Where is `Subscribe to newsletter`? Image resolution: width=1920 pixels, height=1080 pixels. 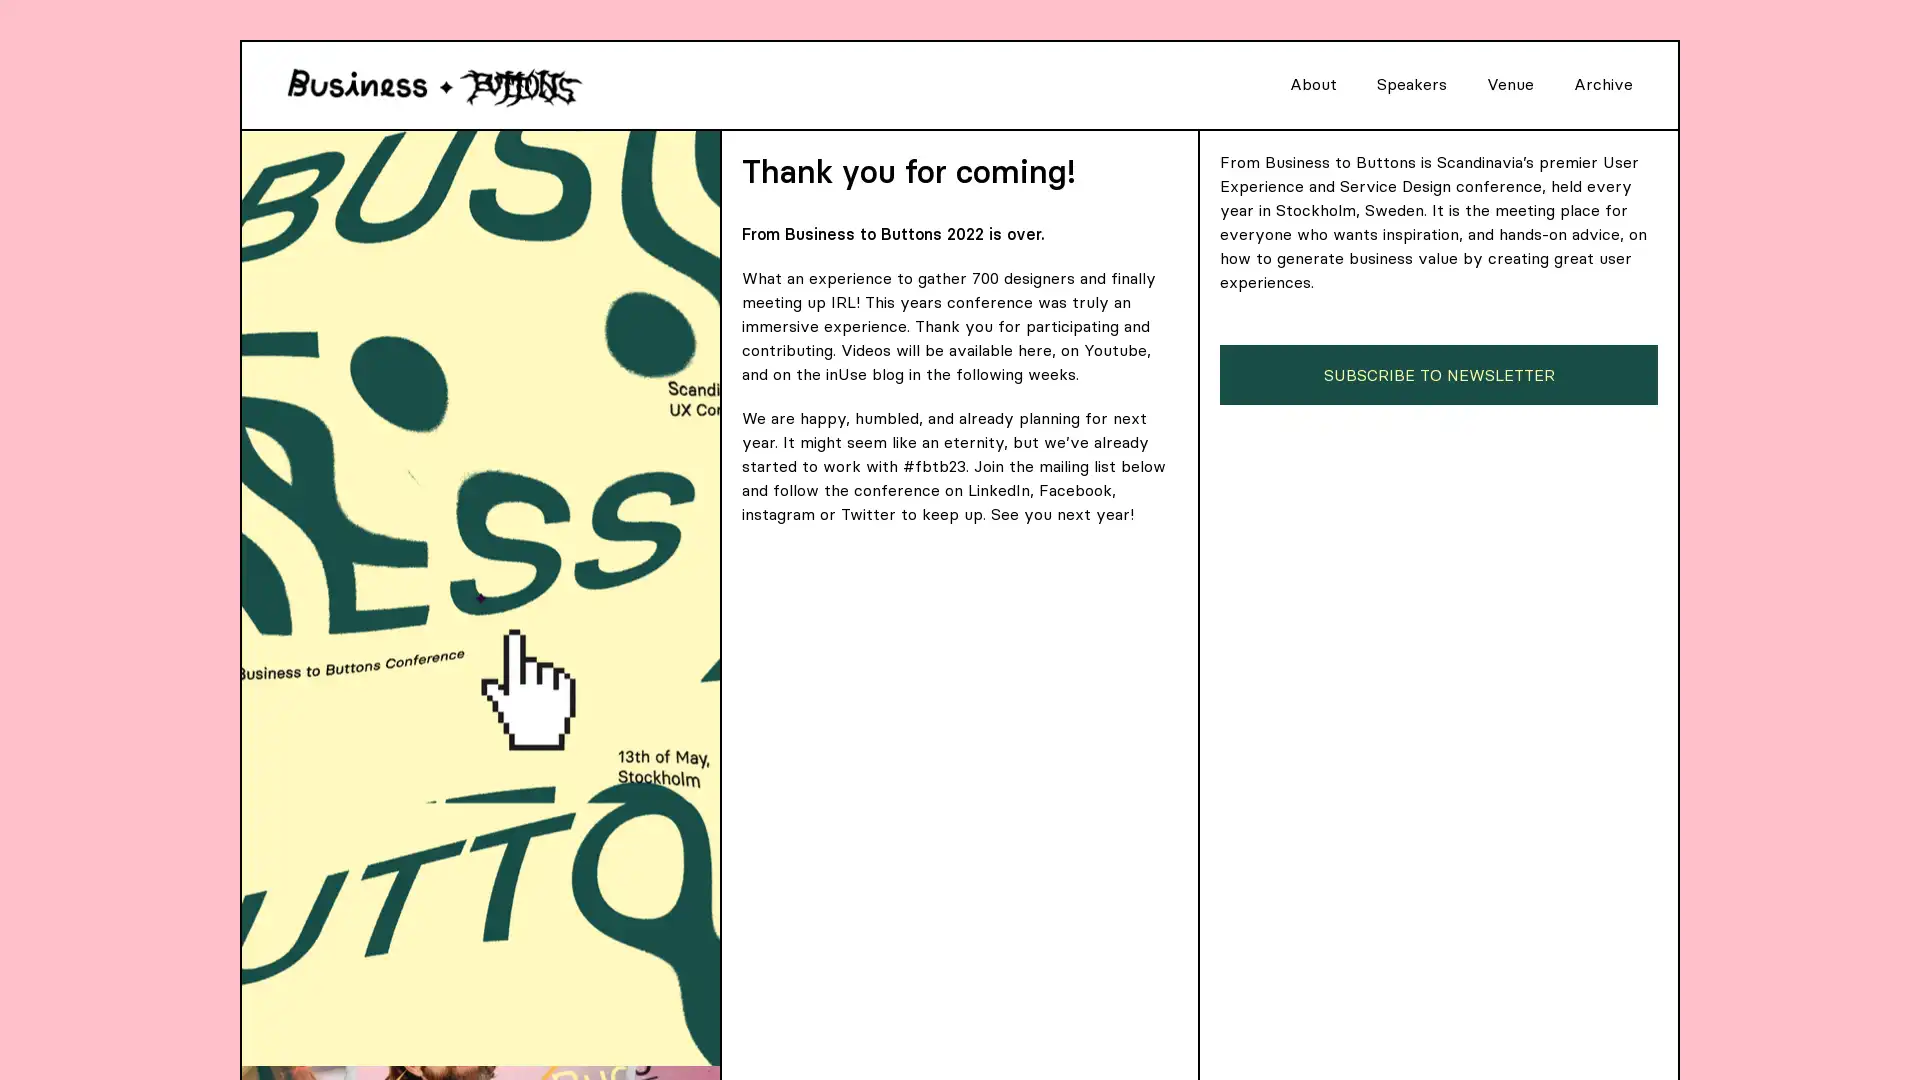 Subscribe to newsletter is located at coordinates (1438, 374).